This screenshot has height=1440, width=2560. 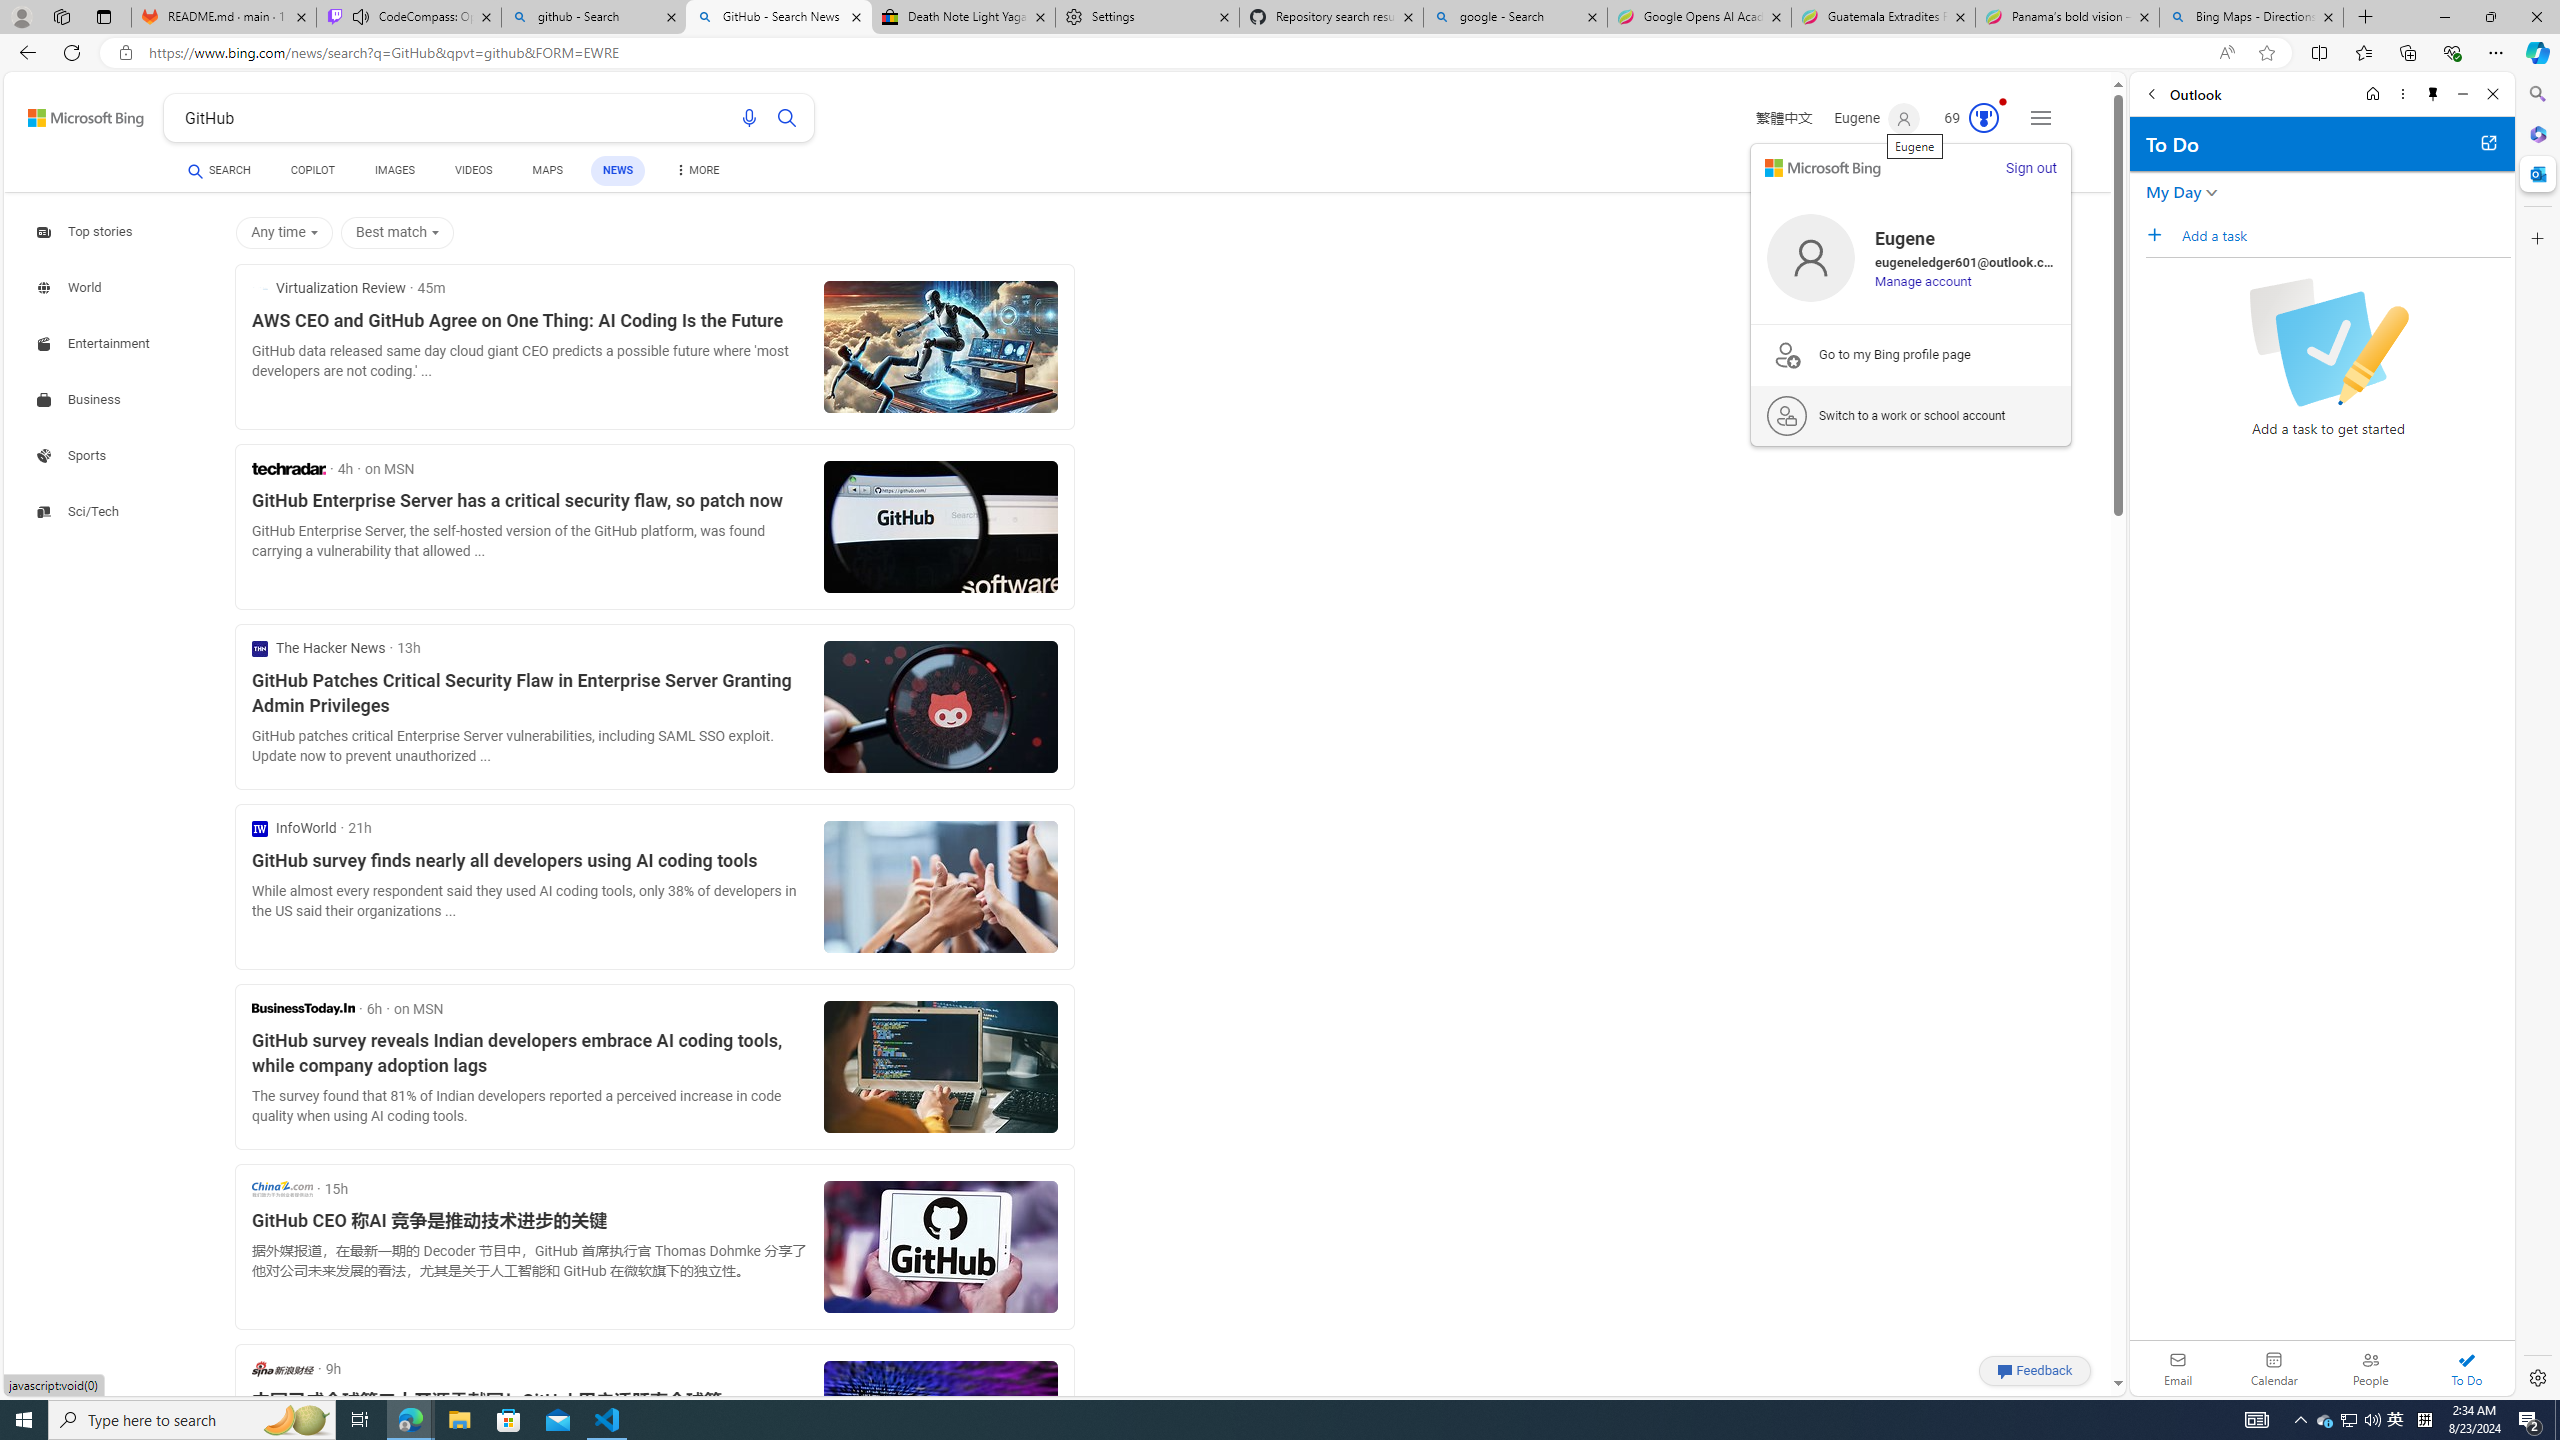 I want to click on 'Search news about Top stories', so click(x=86, y=231).